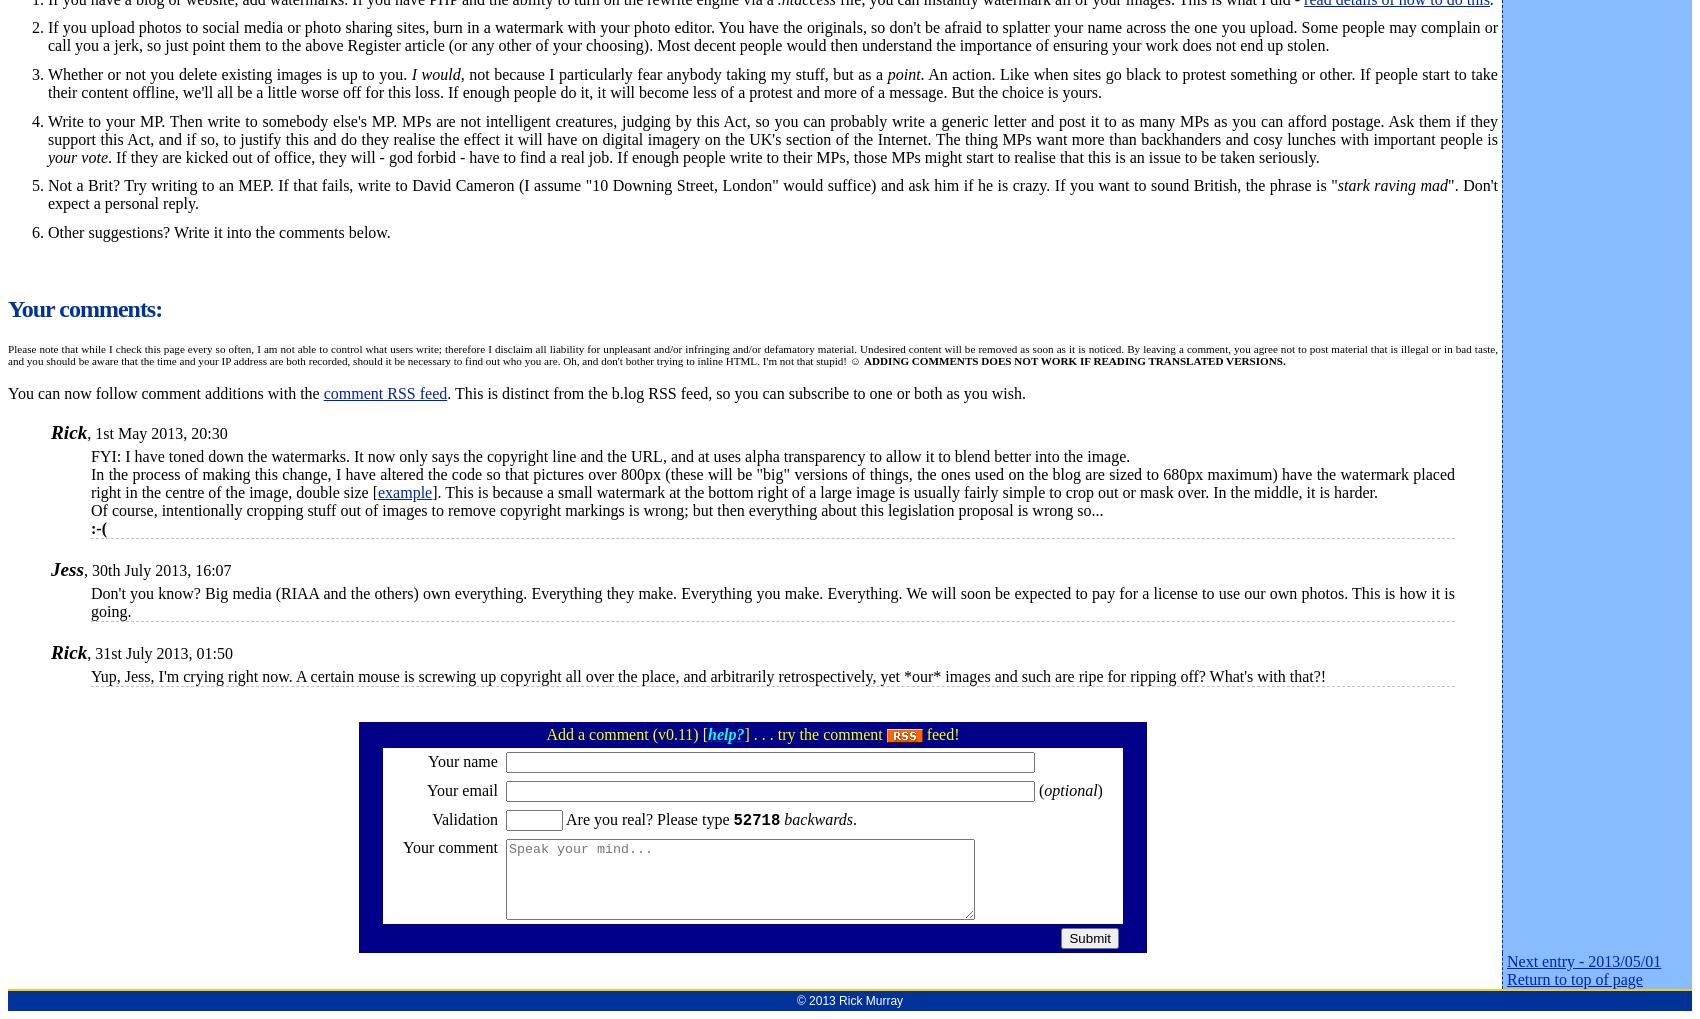 The height and width of the screenshot is (1019, 1700). What do you see at coordinates (598, 508) in the screenshot?
I see `'Of course, intentionally cropping stuff out of images to remove copyright markings is wrong; but then everything about this legislation proposal is wrong so...'` at bounding box center [598, 508].